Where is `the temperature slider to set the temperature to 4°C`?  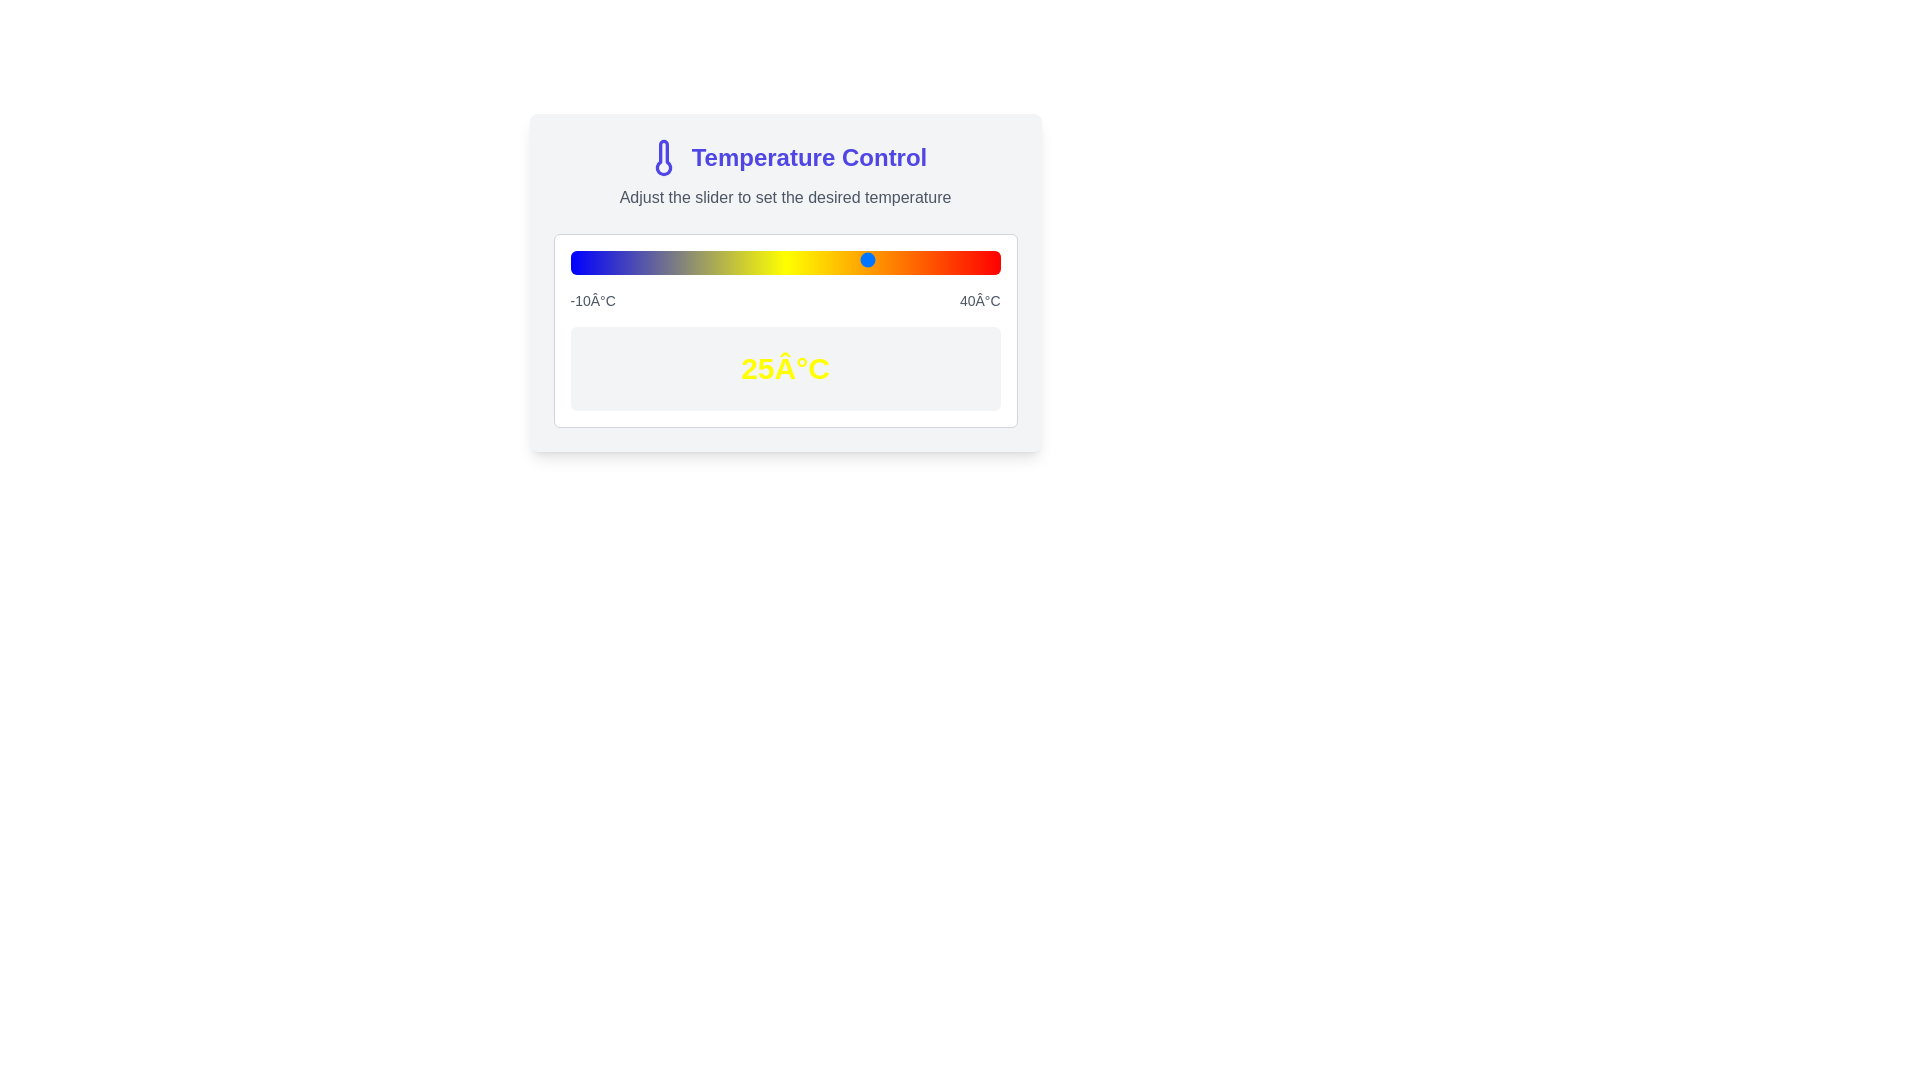
the temperature slider to set the temperature to 4°C is located at coordinates (690, 258).